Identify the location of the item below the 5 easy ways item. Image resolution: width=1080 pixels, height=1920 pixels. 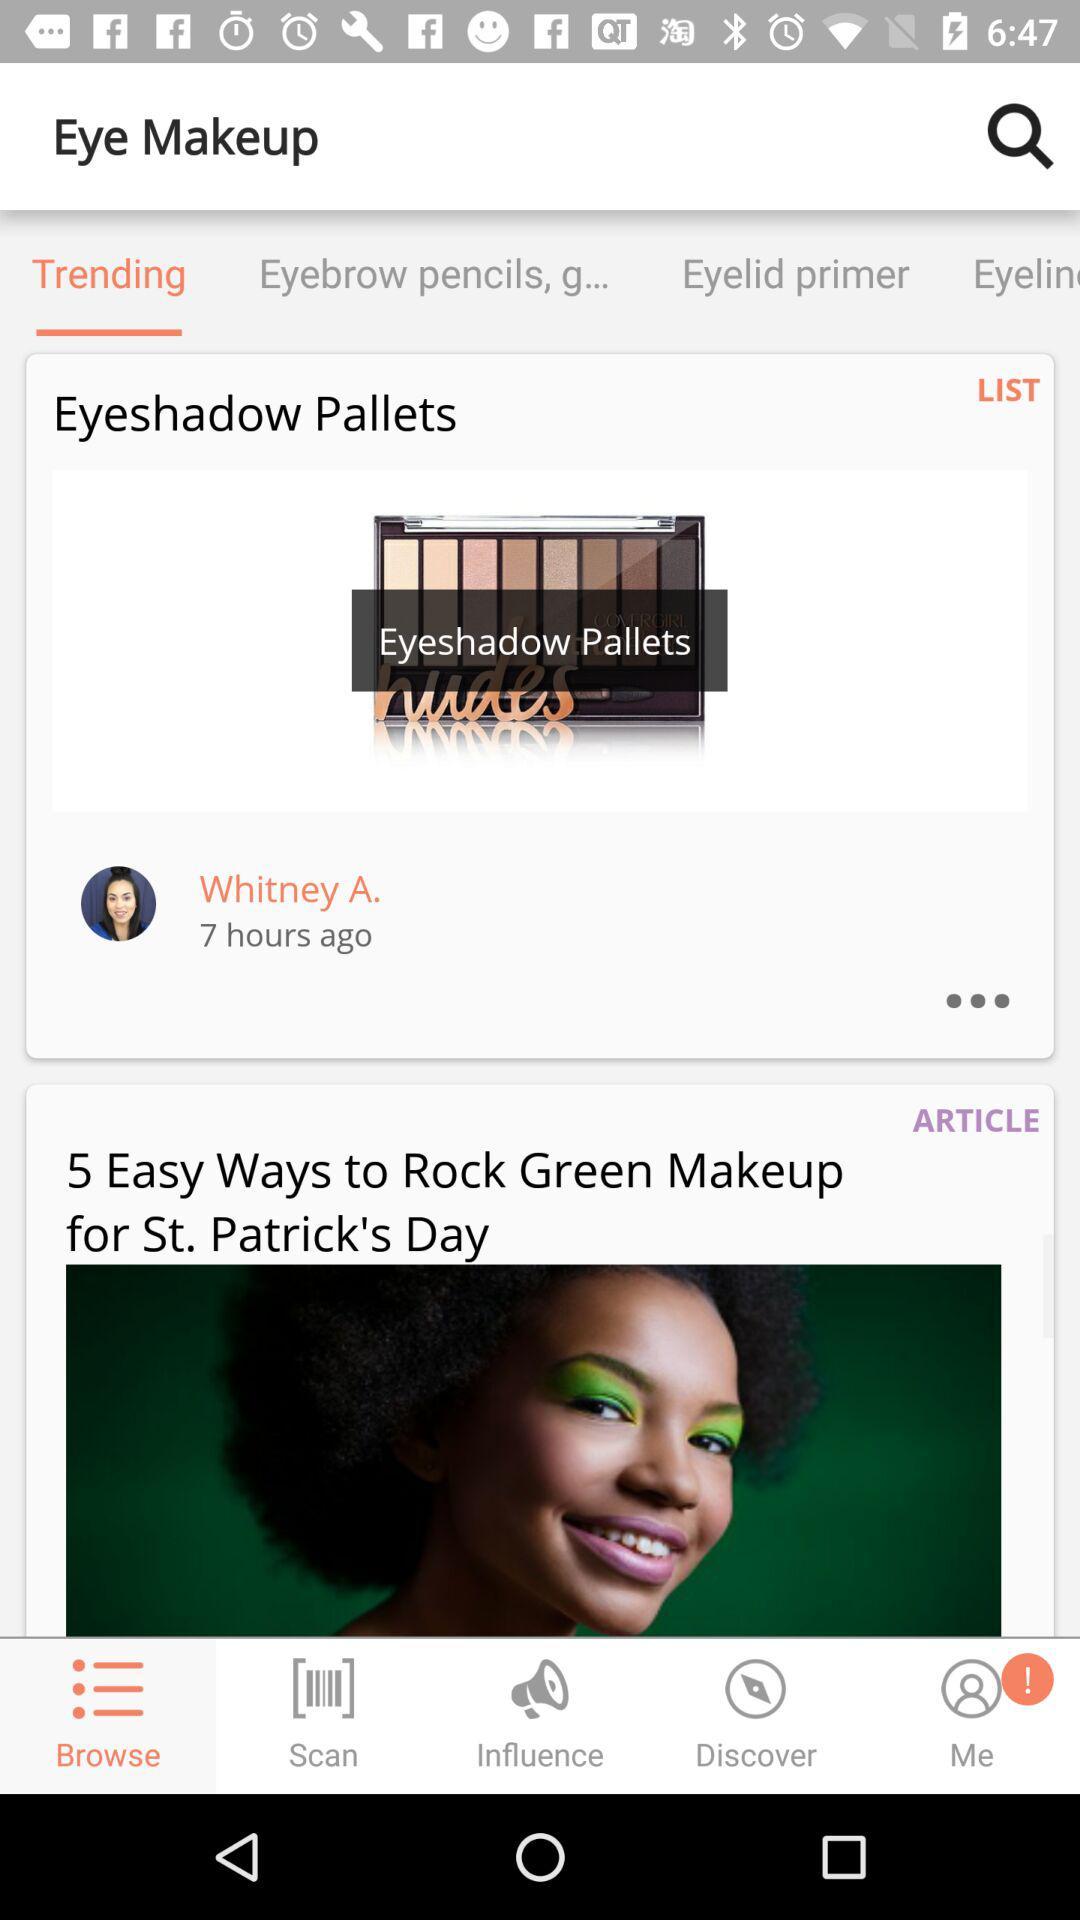
(532, 1450).